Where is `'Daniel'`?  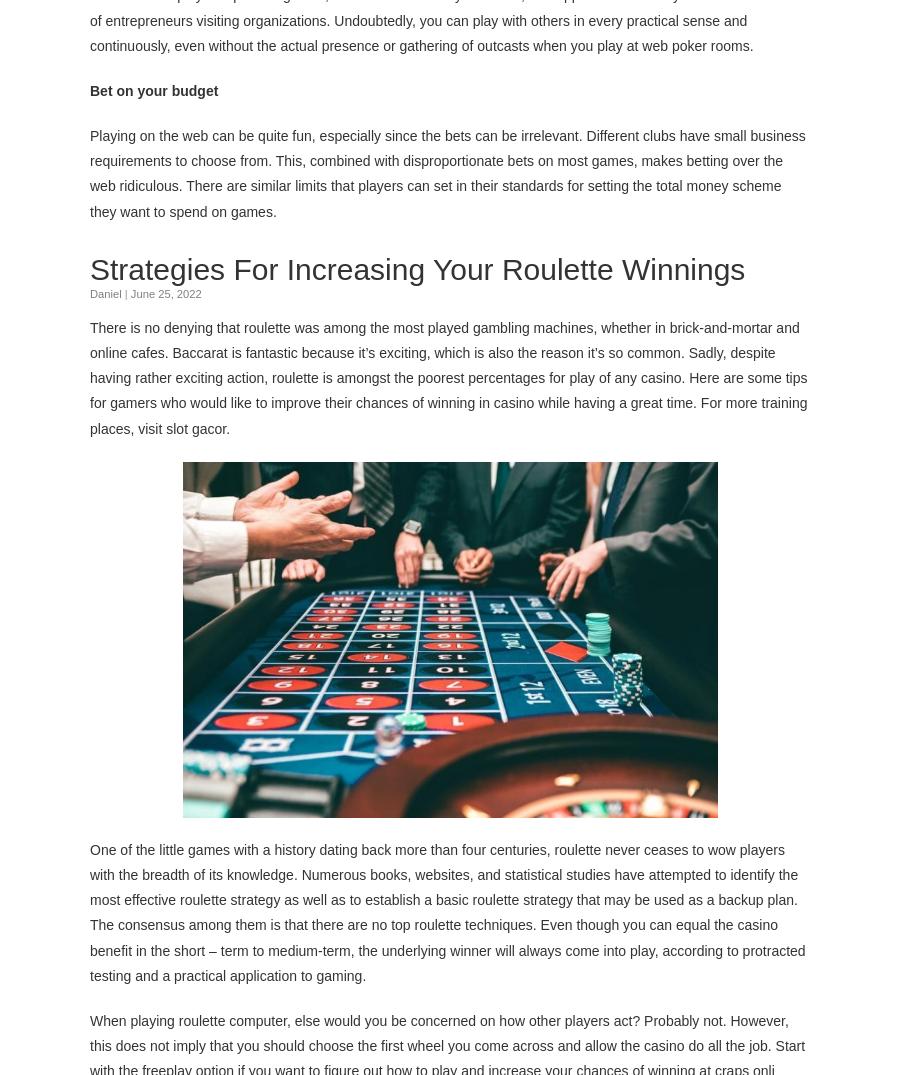
'Daniel' is located at coordinates (89, 291).